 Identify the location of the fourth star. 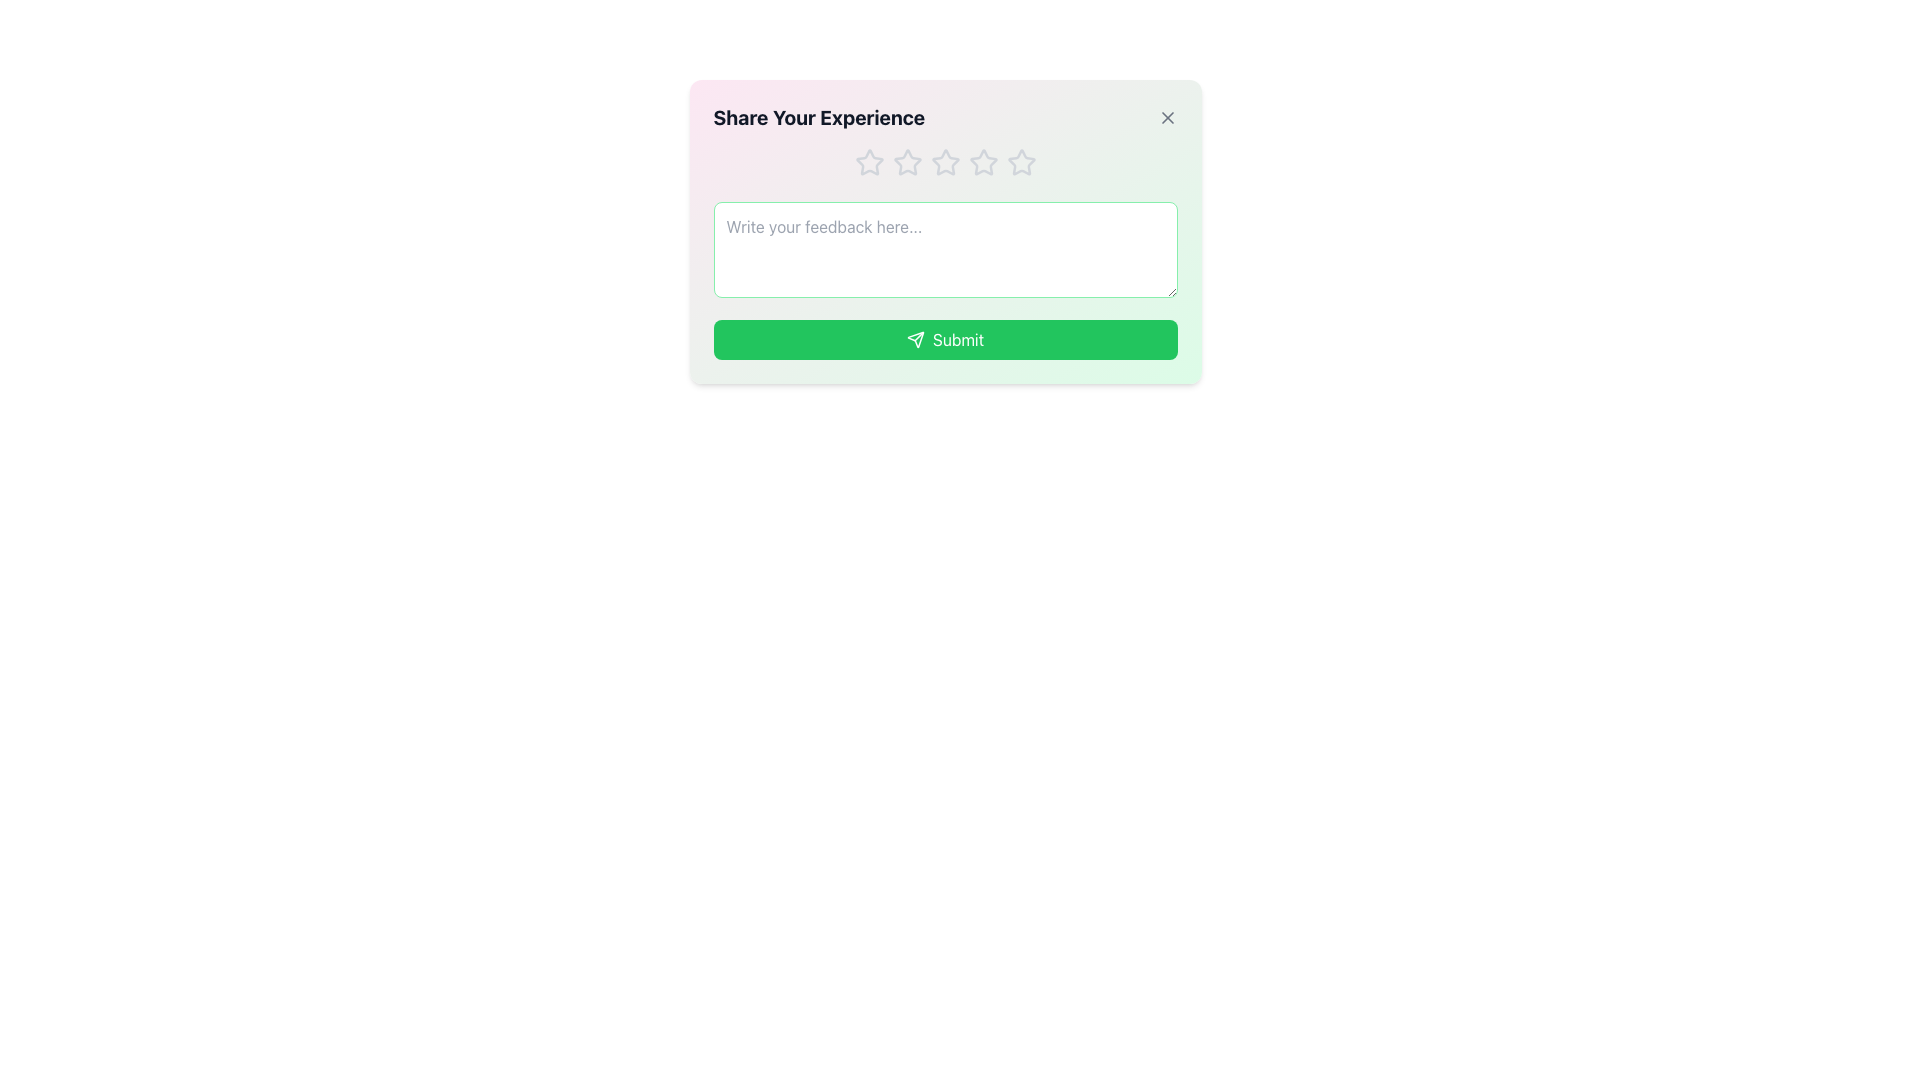
(983, 161).